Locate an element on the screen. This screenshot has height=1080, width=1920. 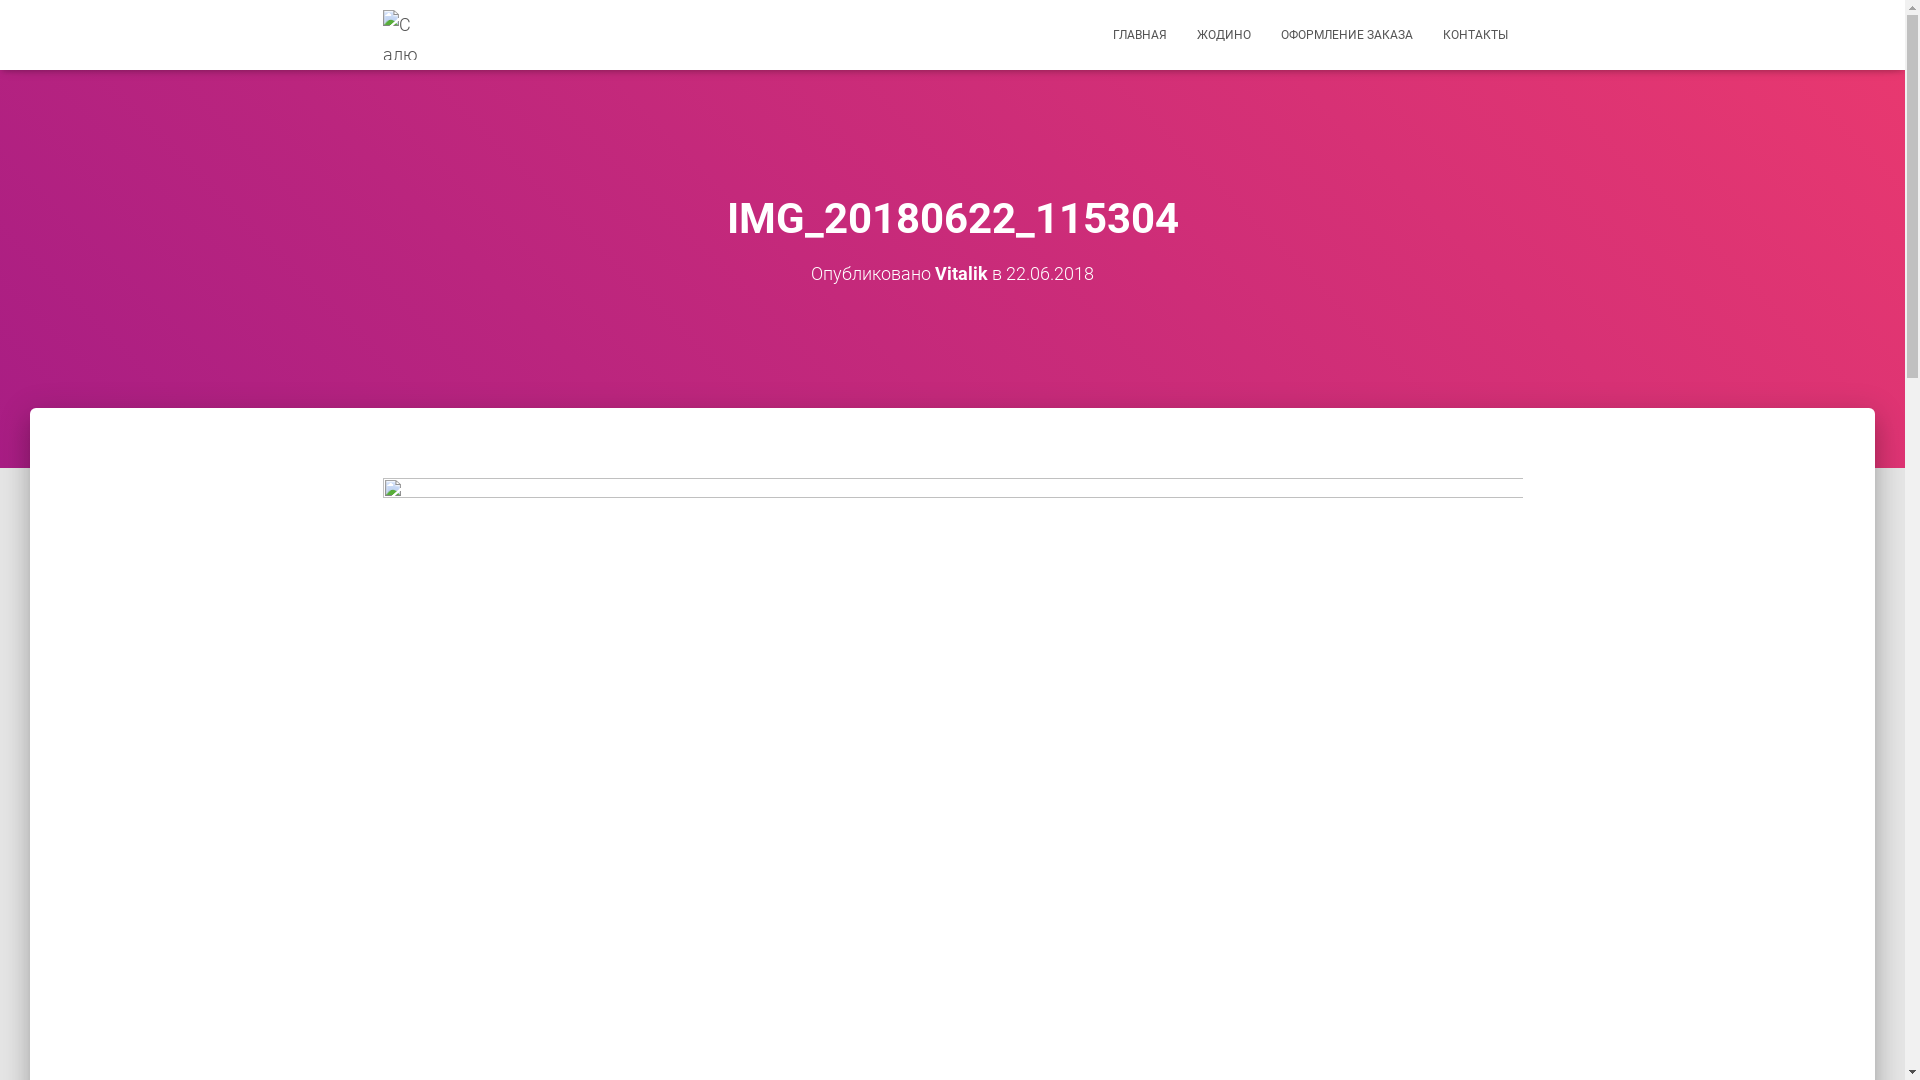
'Vitalik' is located at coordinates (961, 273).